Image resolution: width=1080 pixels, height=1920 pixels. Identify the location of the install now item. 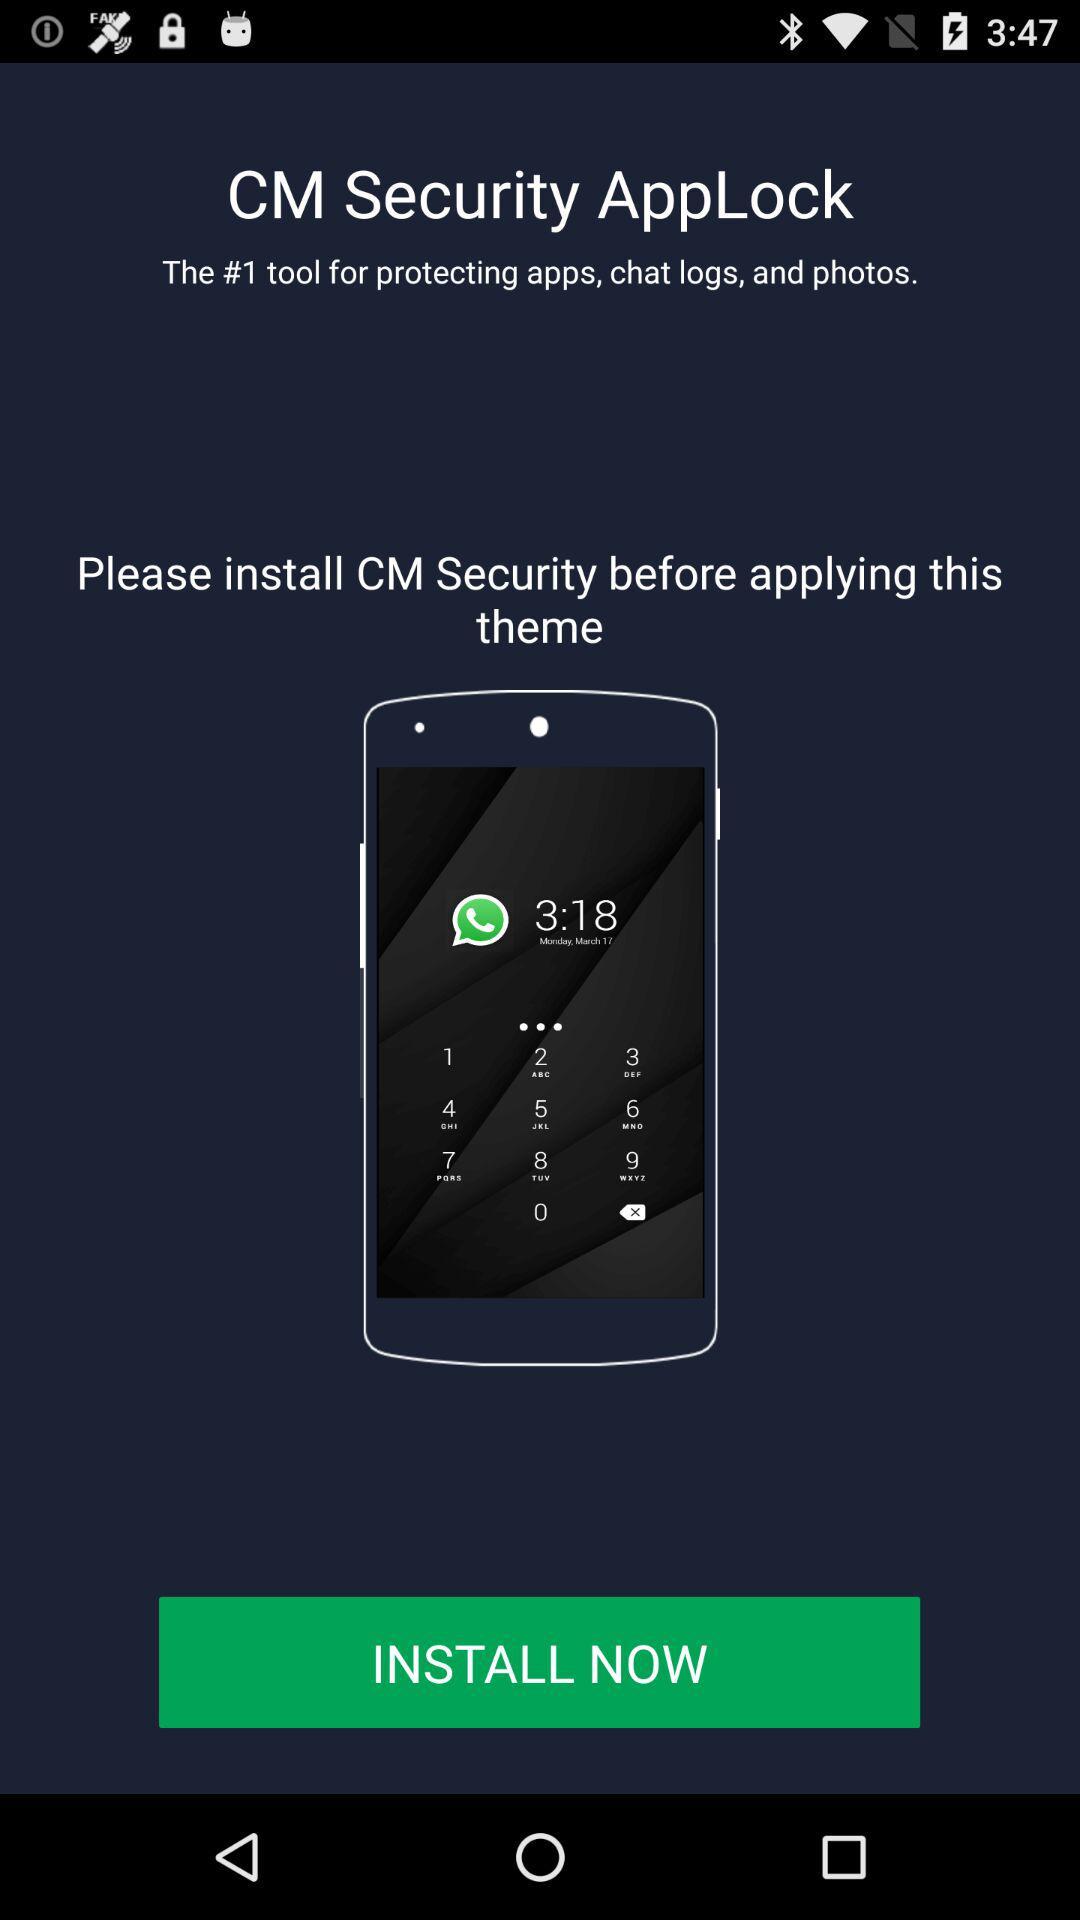
(538, 1662).